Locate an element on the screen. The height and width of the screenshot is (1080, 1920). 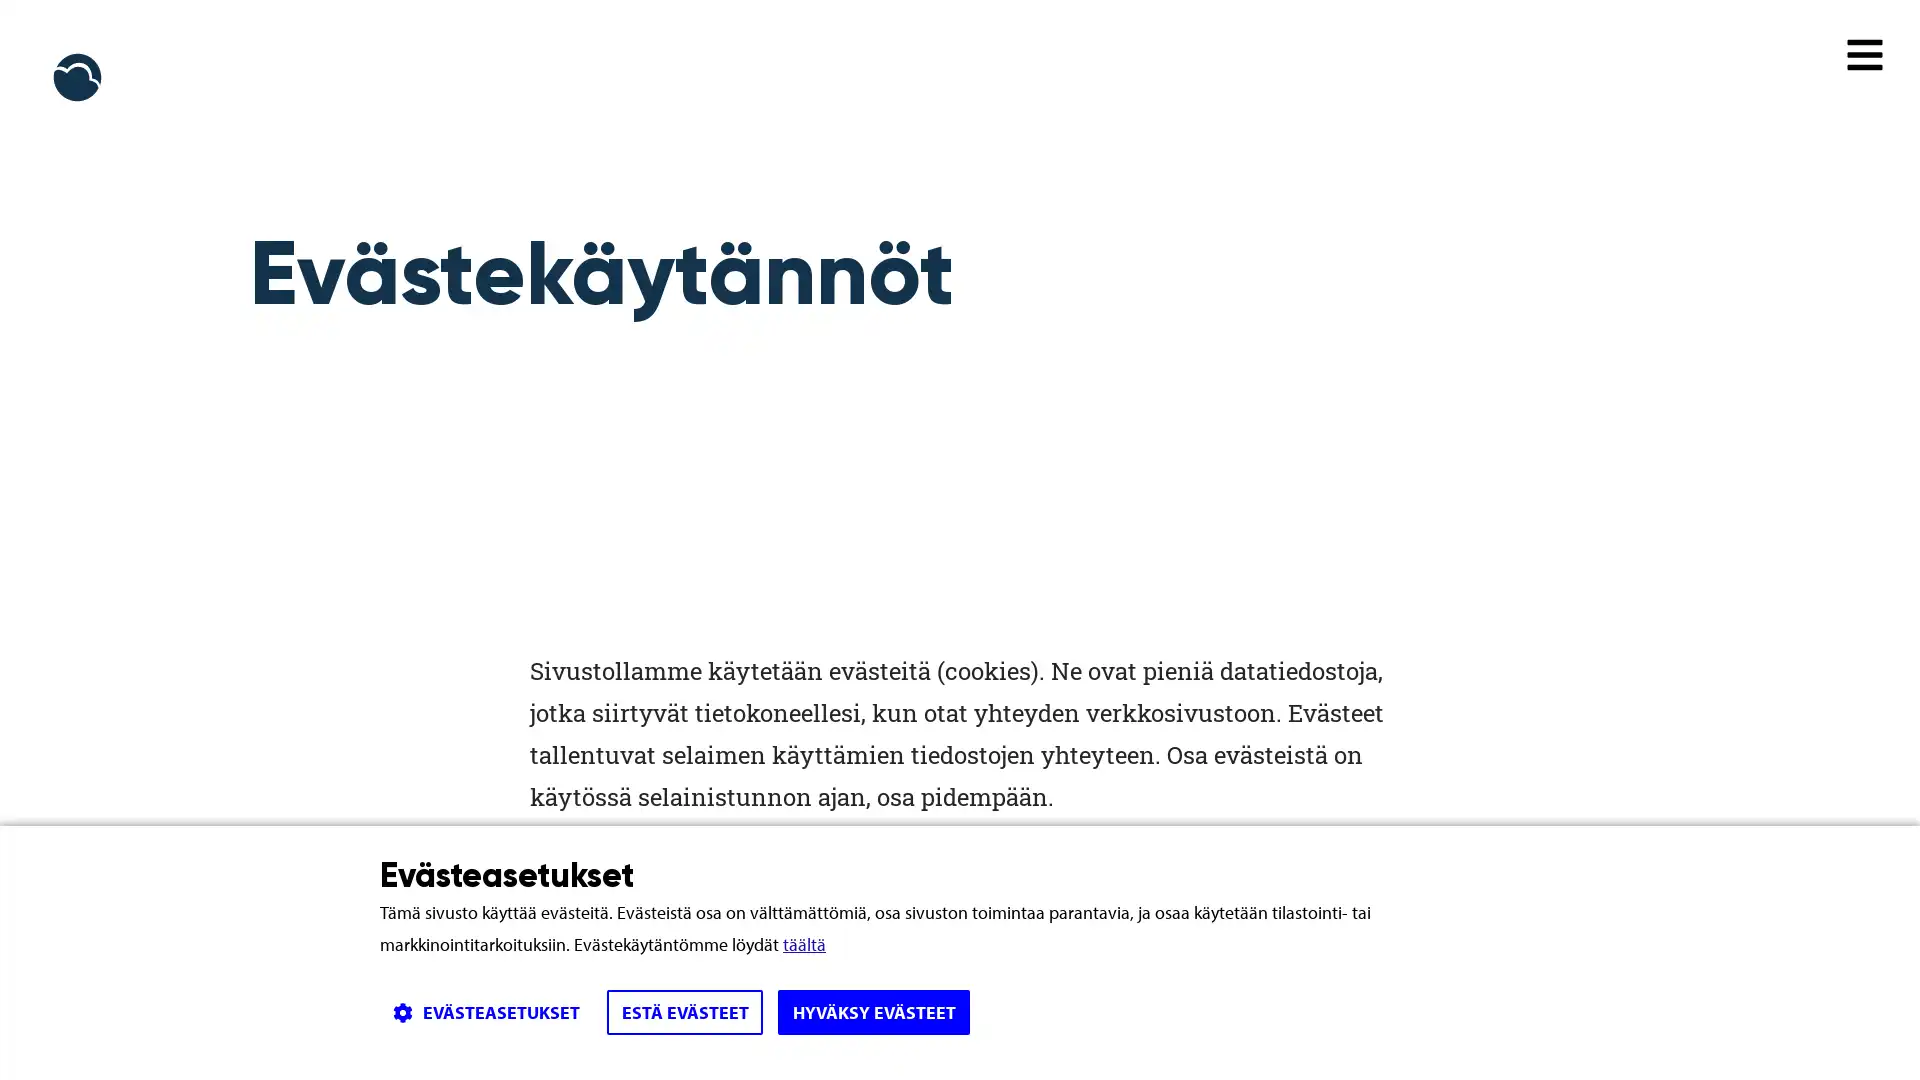
EVASTEASETUKSET is located at coordinates (485, 1012).